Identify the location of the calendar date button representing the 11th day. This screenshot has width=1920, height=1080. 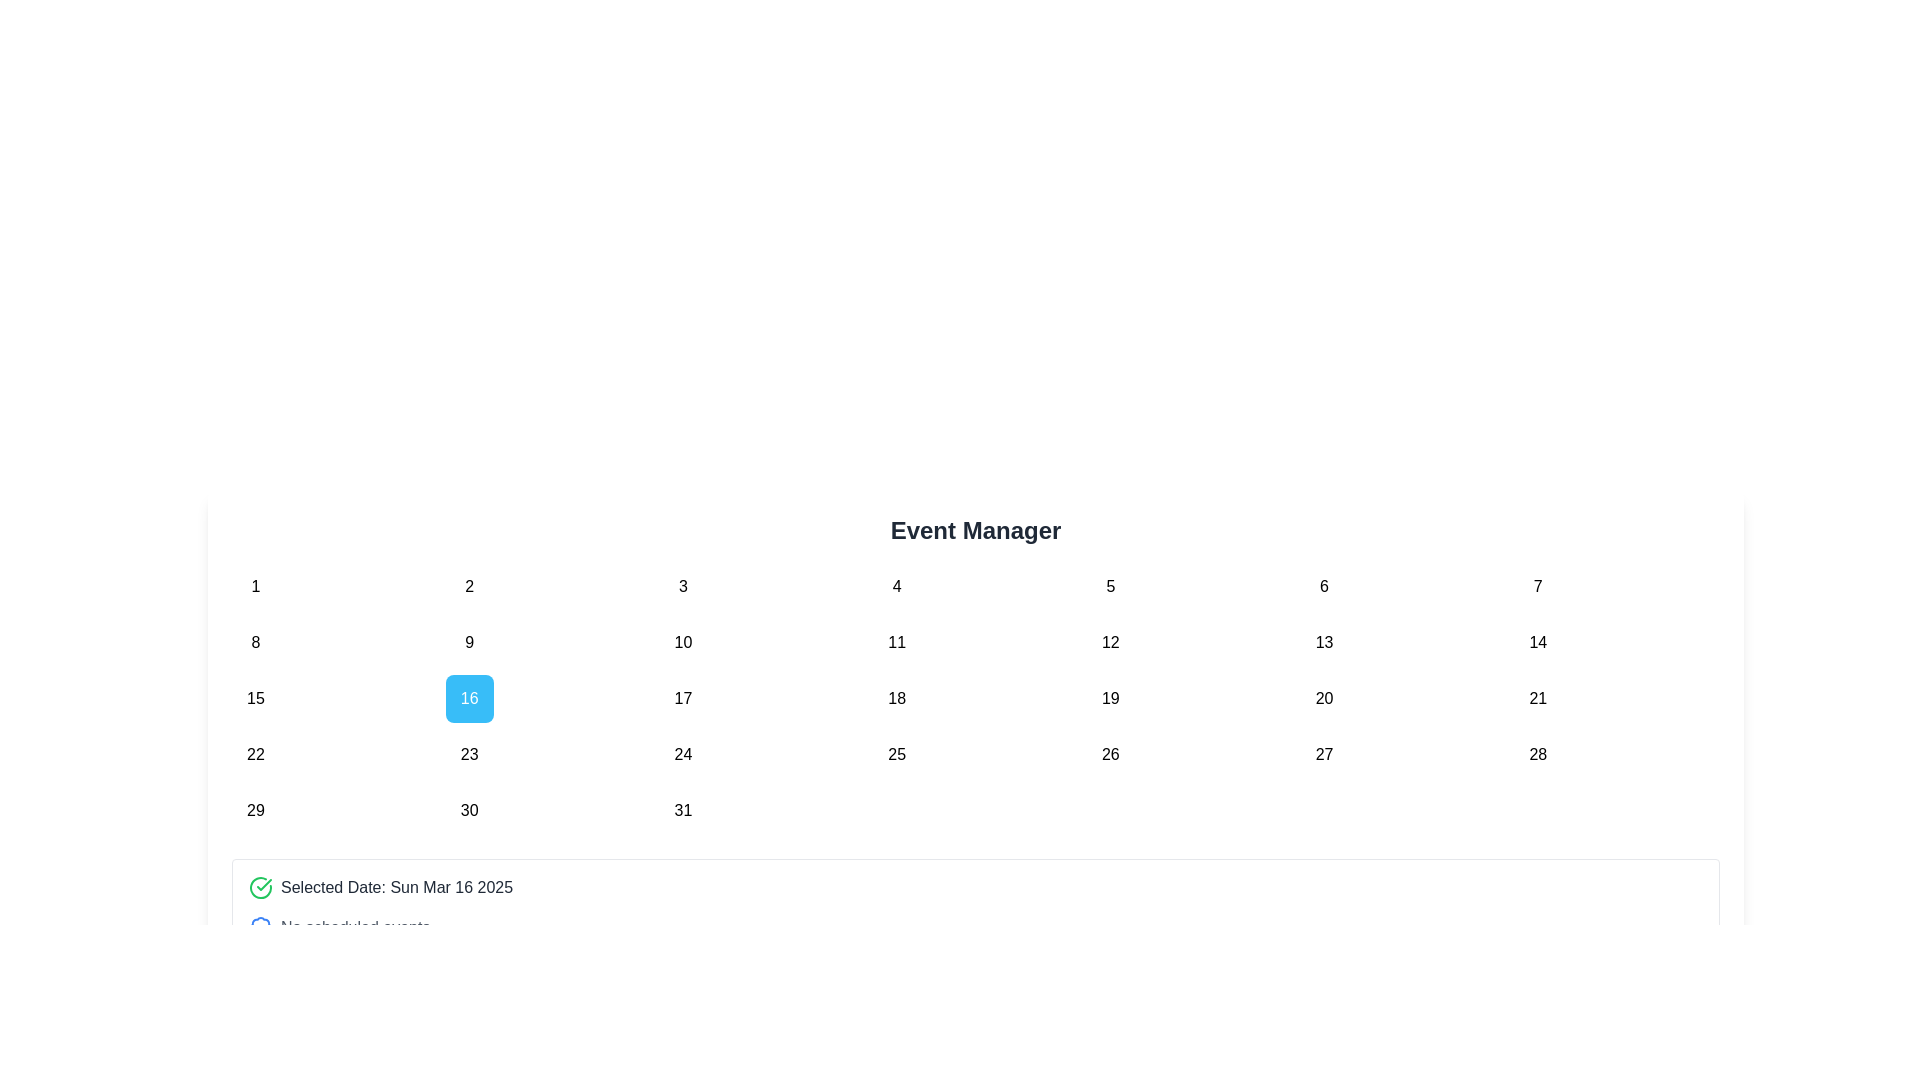
(896, 643).